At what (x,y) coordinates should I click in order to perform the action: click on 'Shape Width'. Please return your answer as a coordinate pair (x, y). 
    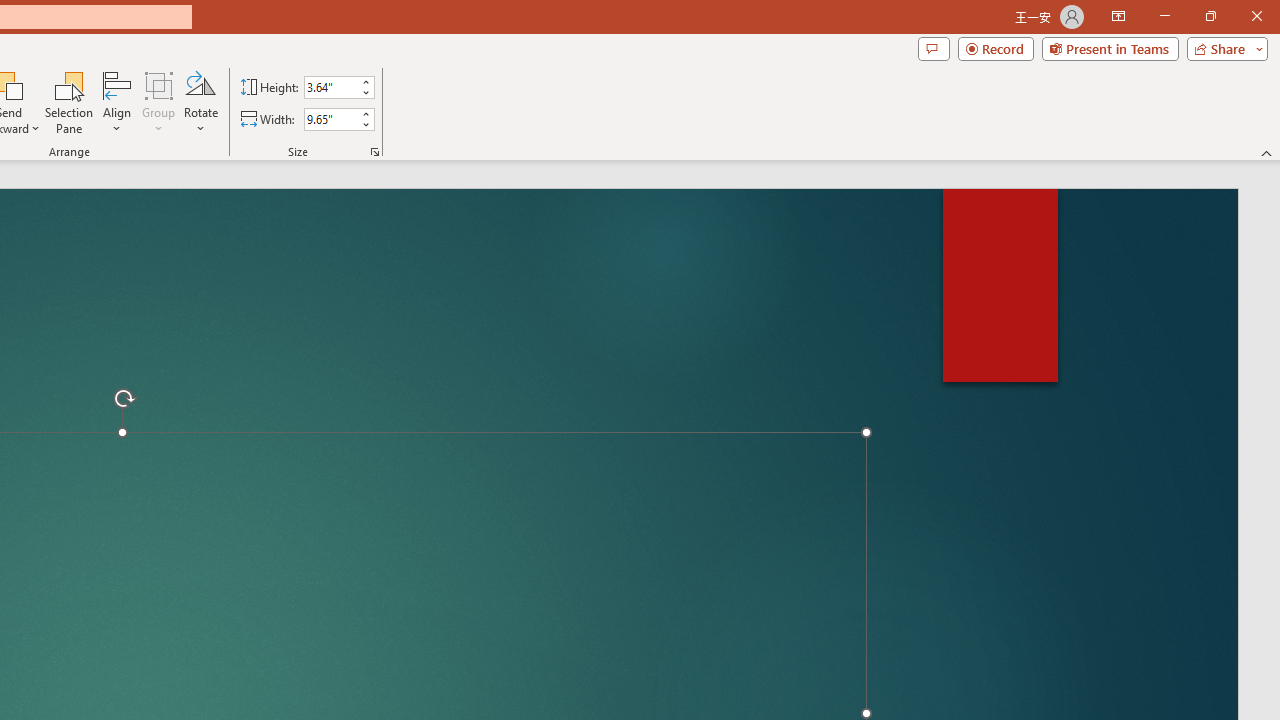
    Looking at the image, I should click on (330, 119).